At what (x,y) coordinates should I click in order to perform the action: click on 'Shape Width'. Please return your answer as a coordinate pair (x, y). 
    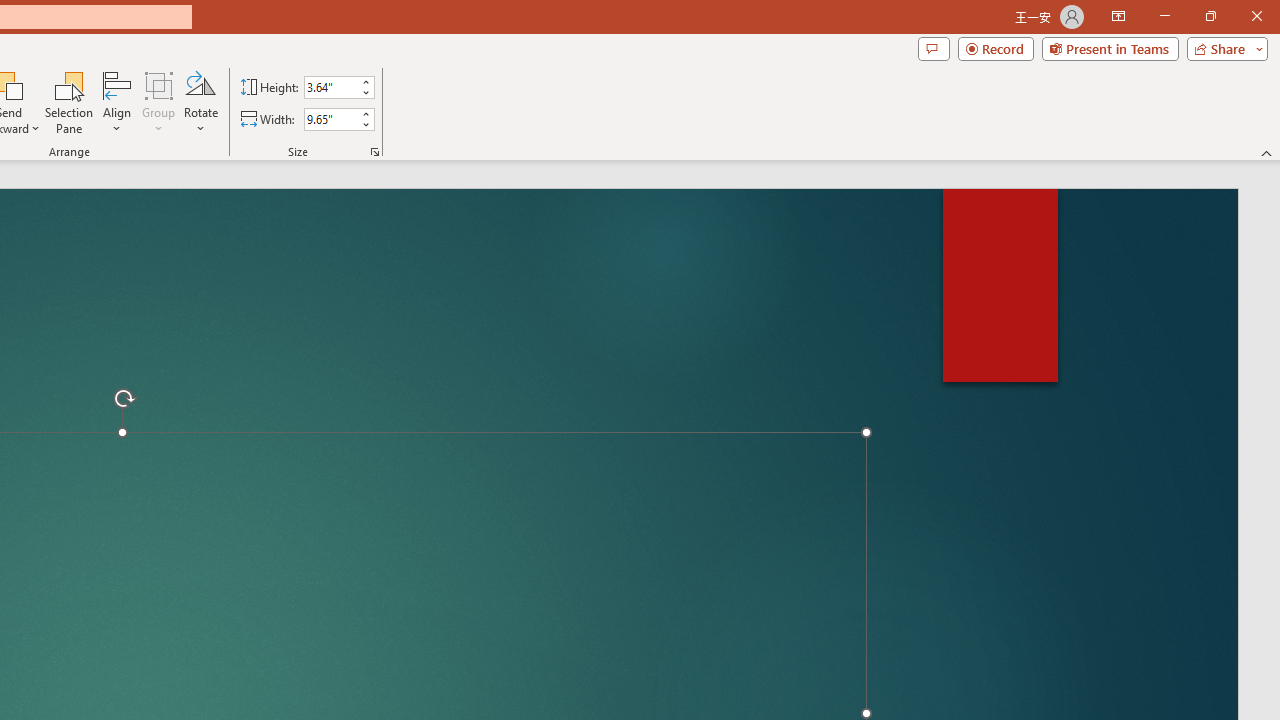
    Looking at the image, I should click on (330, 119).